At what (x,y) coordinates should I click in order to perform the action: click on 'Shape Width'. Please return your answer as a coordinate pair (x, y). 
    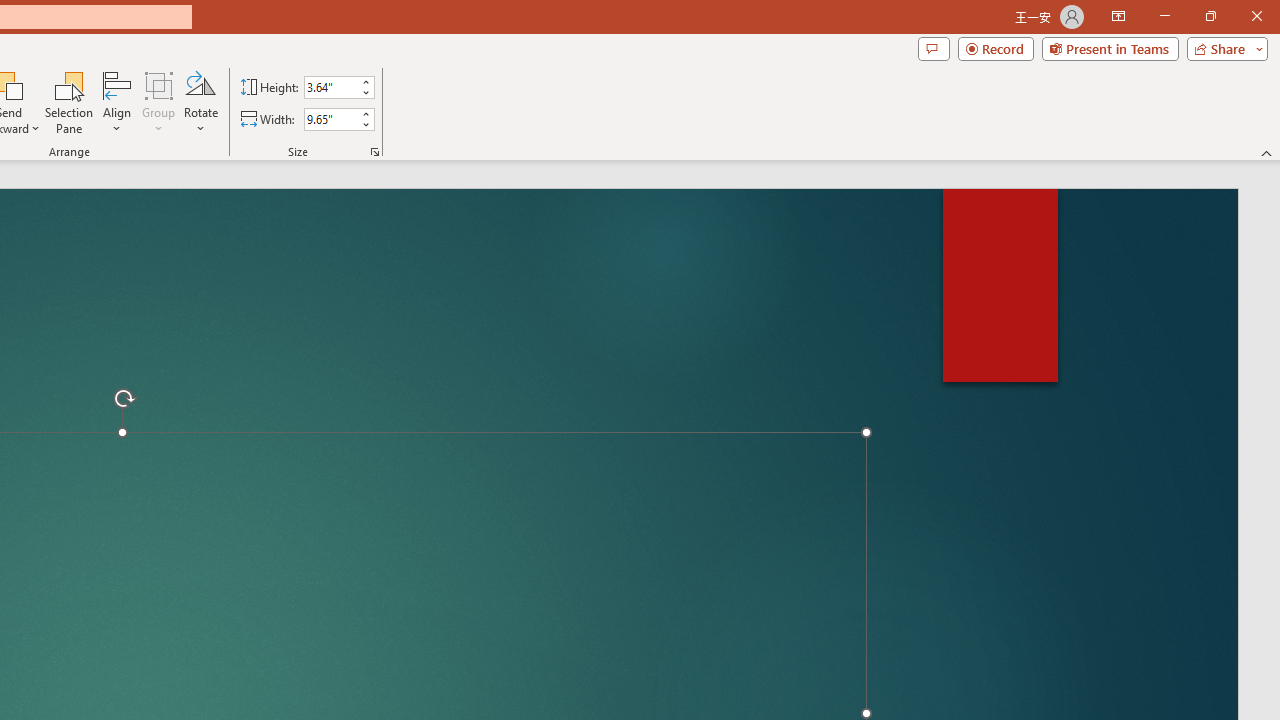
    Looking at the image, I should click on (330, 119).